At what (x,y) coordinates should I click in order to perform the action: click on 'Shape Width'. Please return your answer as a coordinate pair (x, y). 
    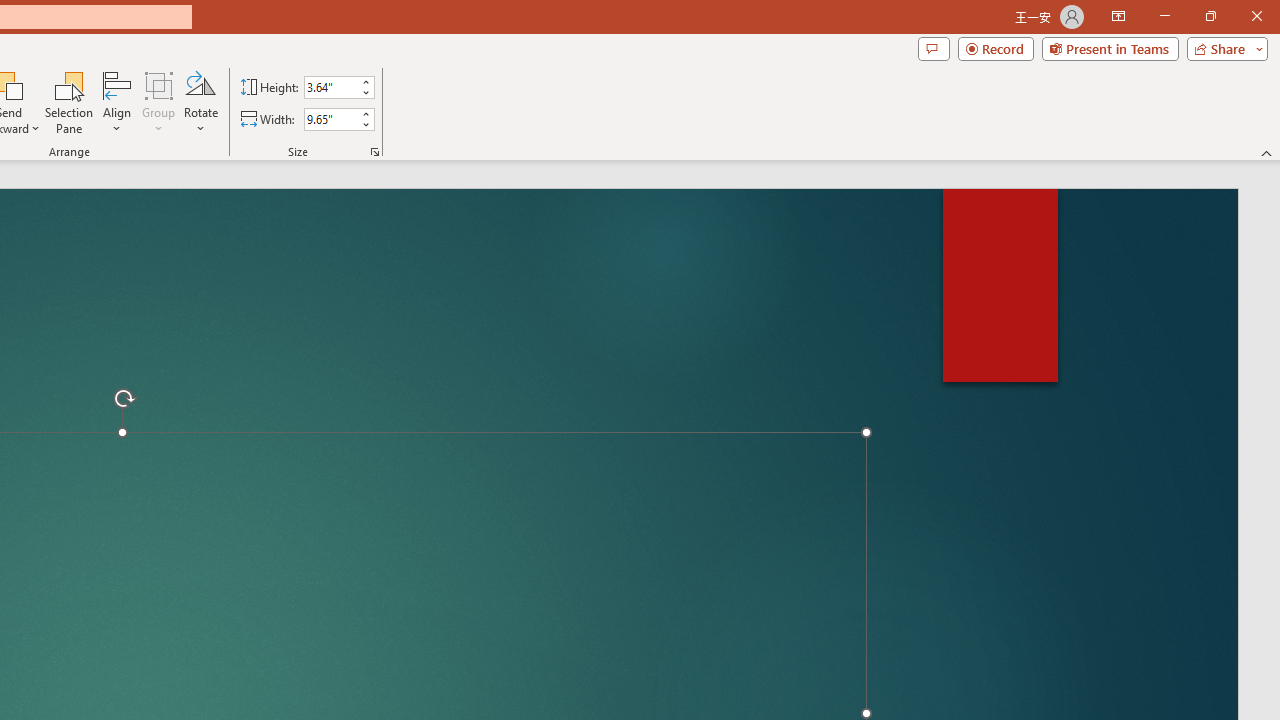
    Looking at the image, I should click on (330, 119).